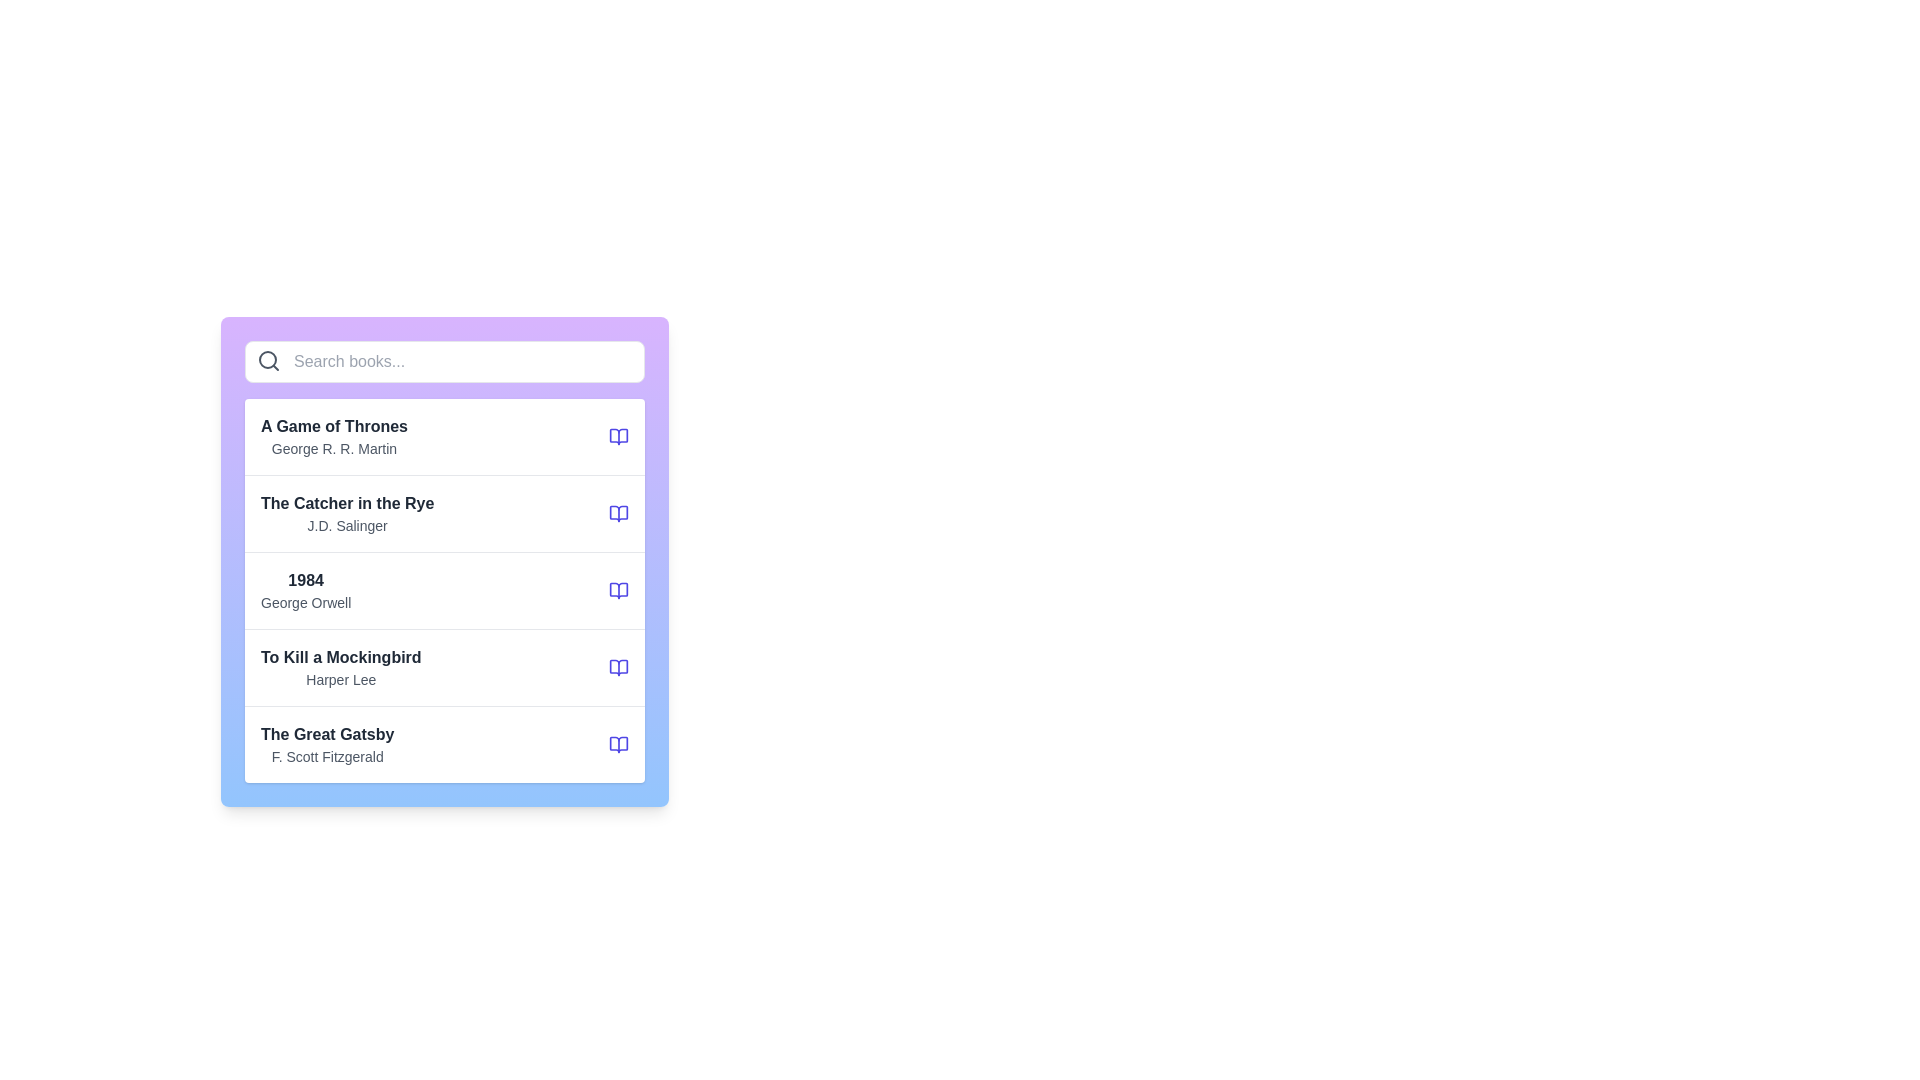 This screenshot has width=1920, height=1080. What do you see at coordinates (618, 589) in the screenshot?
I see `the icon located` at bounding box center [618, 589].